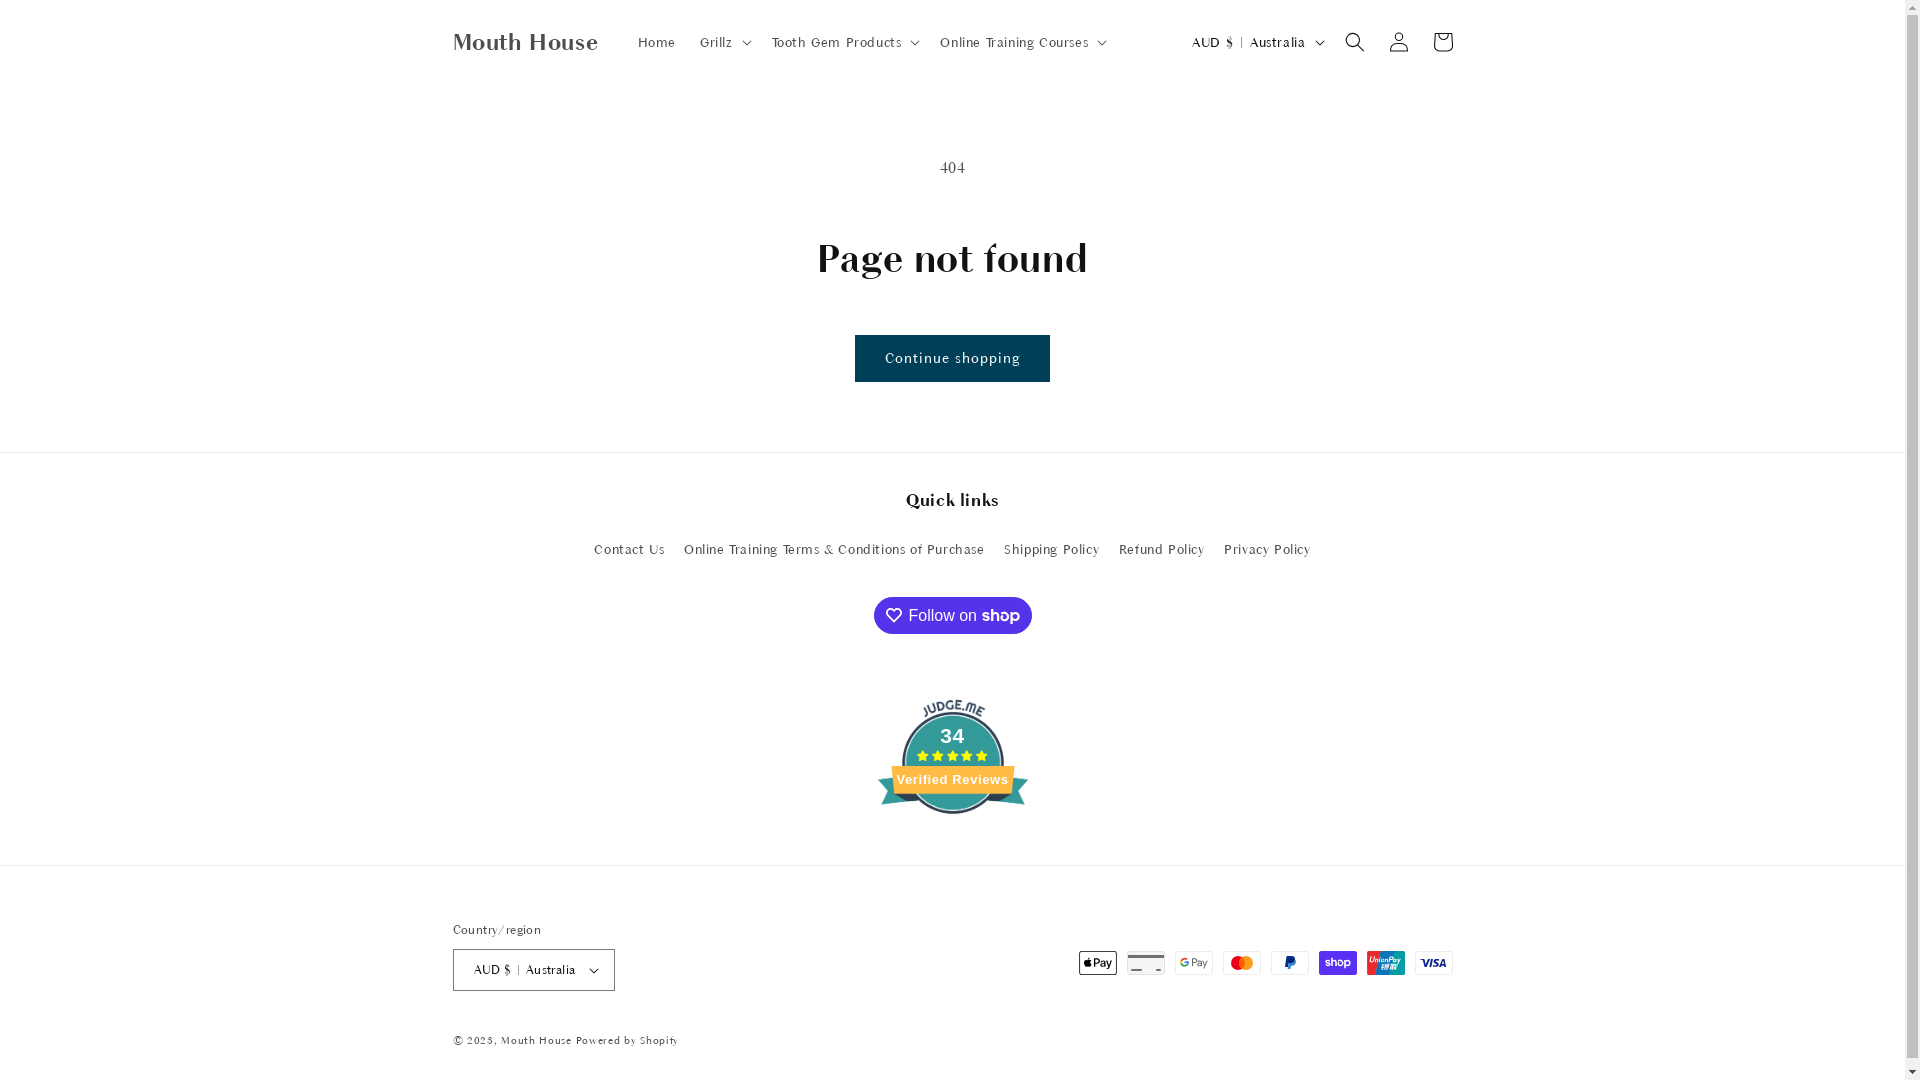 This screenshot has height=1080, width=1920. What do you see at coordinates (657, 42) in the screenshot?
I see `'Home'` at bounding box center [657, 42].